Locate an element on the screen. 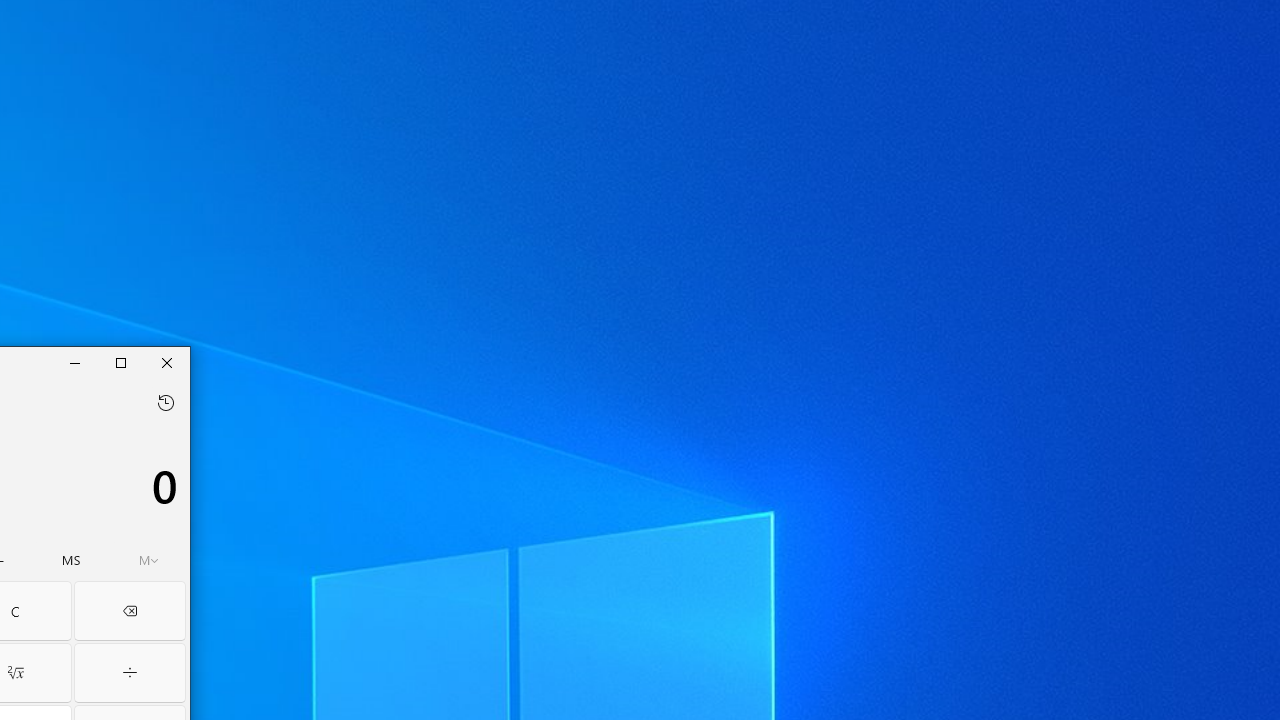  'Minimize Calculator' is located at coordinates (75, 362).